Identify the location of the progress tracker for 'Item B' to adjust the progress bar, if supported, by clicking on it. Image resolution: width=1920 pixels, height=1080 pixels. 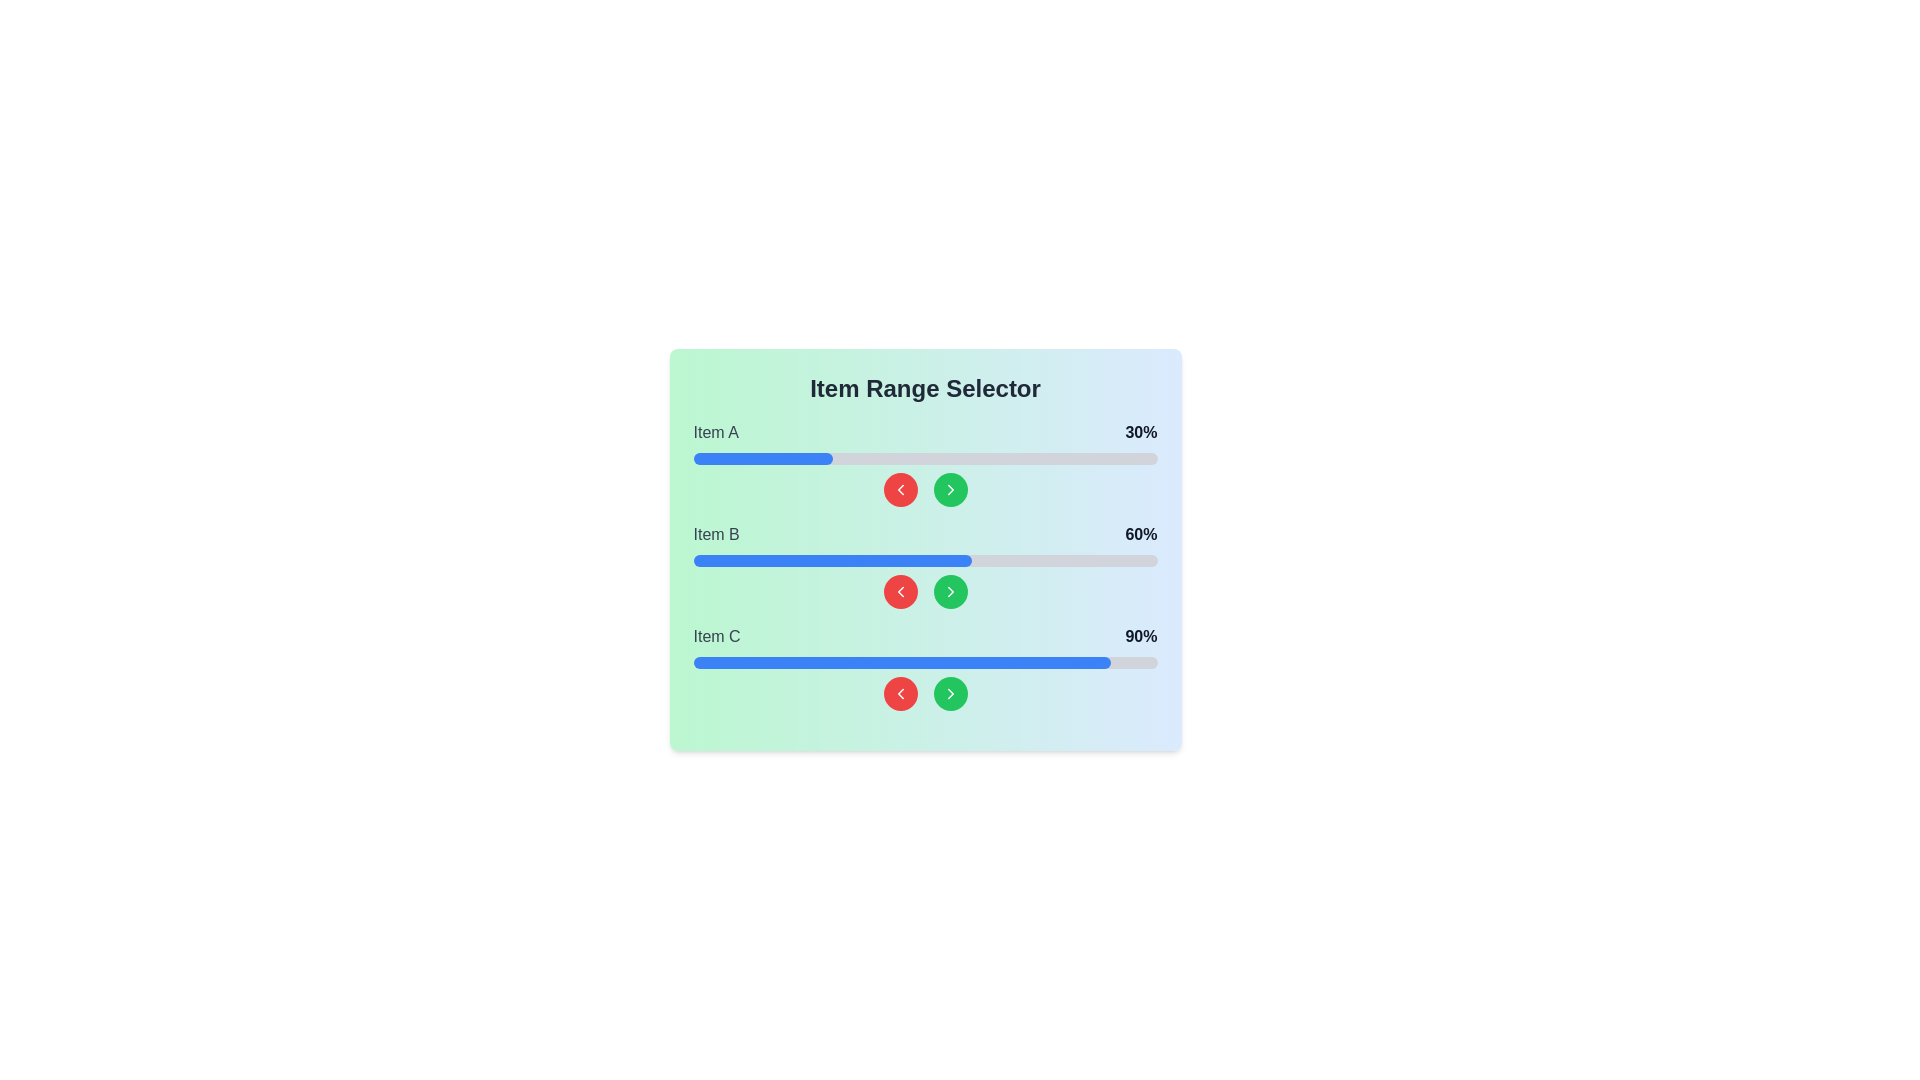
(924, 566).